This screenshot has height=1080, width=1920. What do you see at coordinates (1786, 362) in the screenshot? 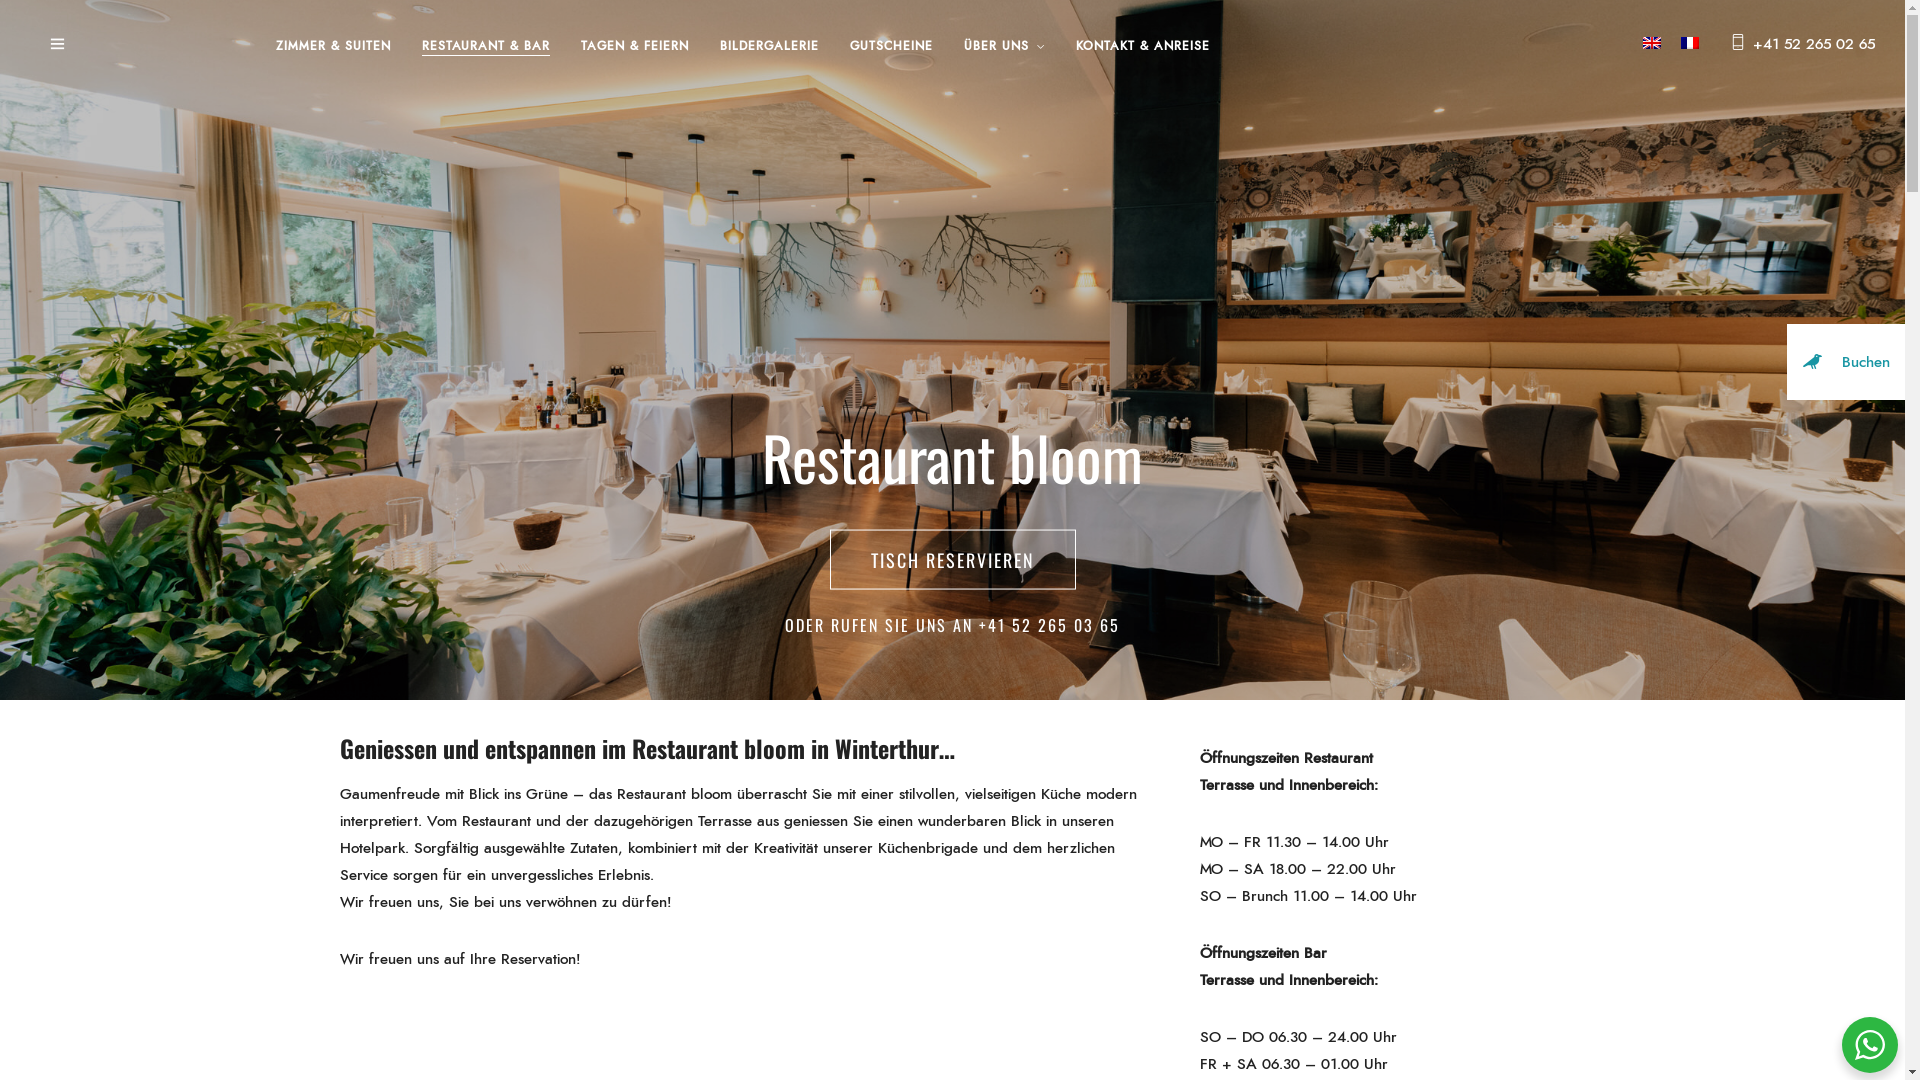
I see `'Buchen'` at bounding box center [1786, 362].